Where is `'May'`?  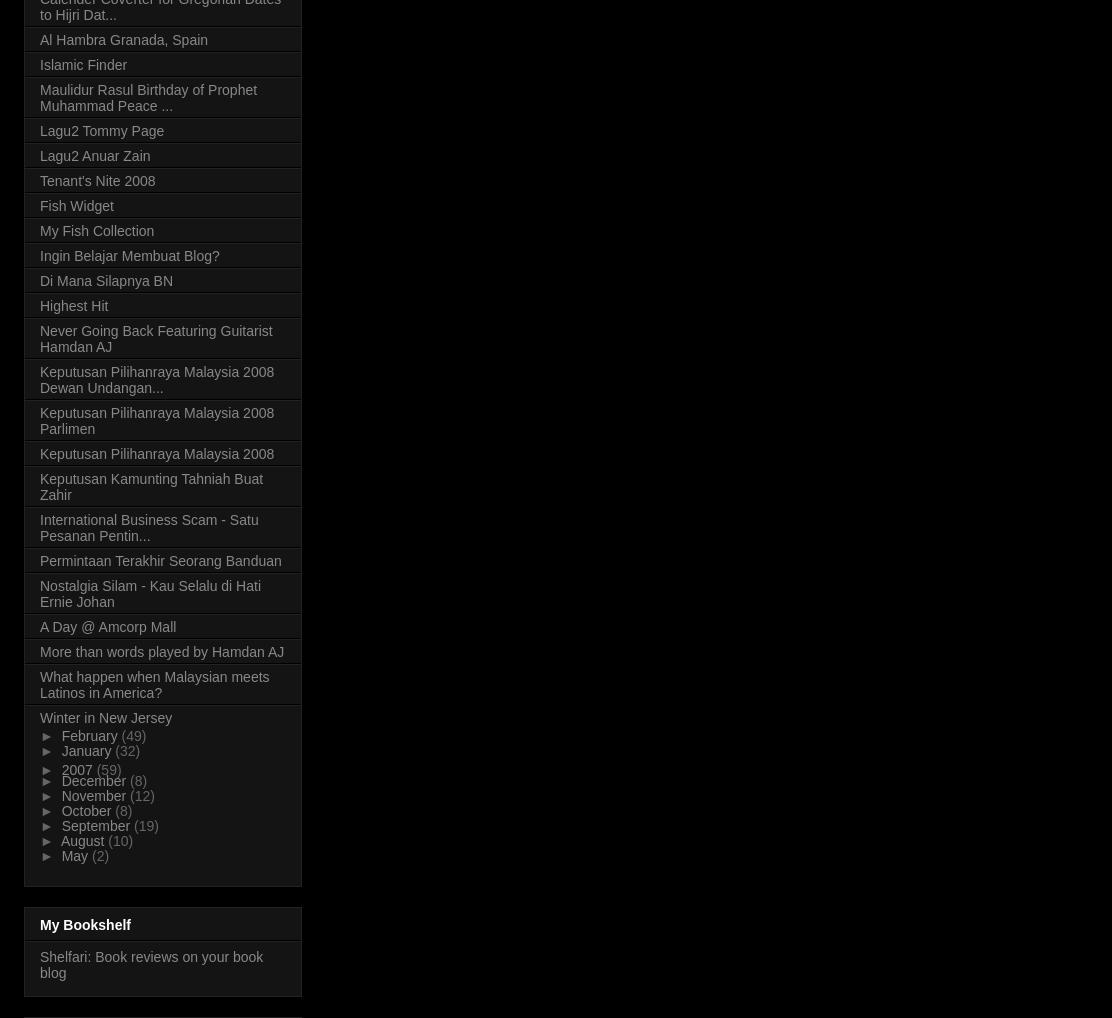
'May' is located at coordinates (74, 855).